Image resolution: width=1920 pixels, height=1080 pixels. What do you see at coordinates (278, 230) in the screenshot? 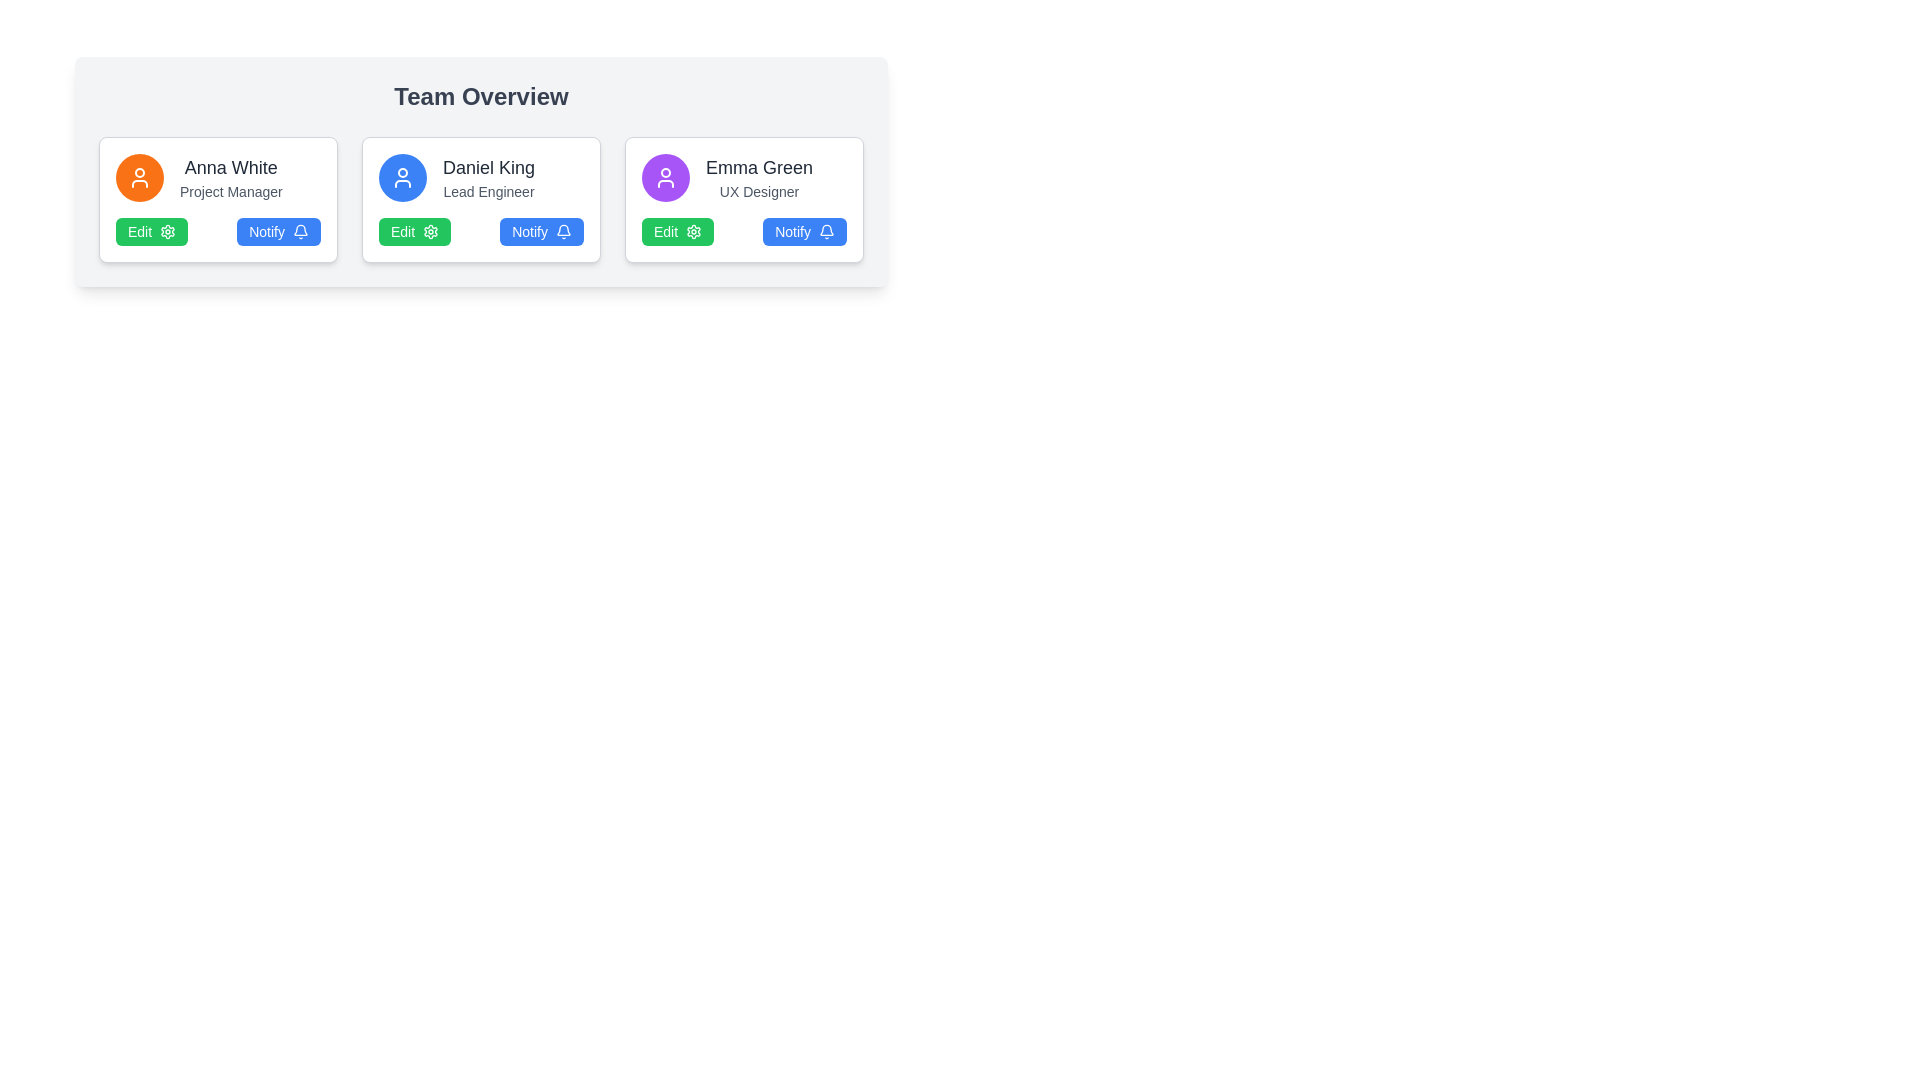
I see `the notification button located in the profile card, situated in the middle column and positioned just to the right of the 'Edit' button` at bounding box center [278, 230].